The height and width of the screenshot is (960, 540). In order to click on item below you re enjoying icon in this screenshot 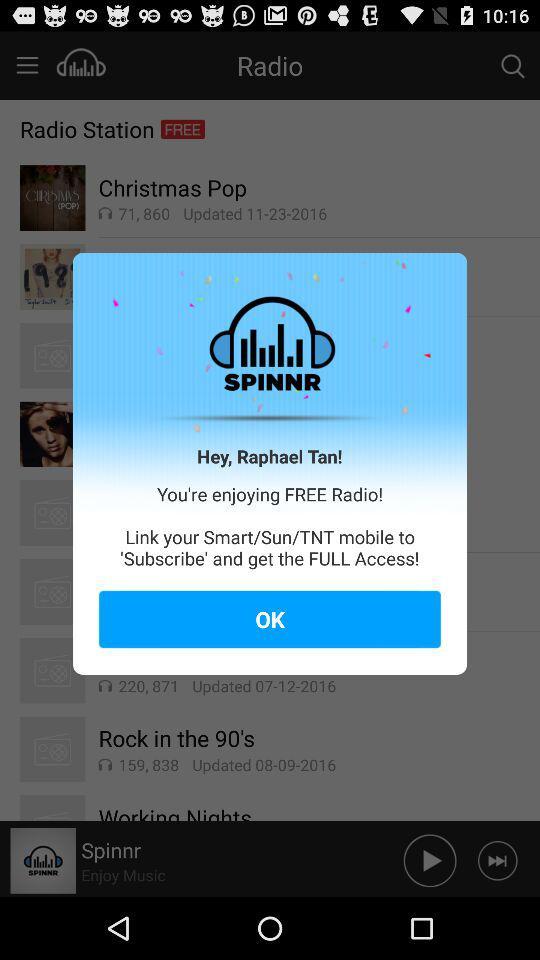, I will do `click(270, 618)`.